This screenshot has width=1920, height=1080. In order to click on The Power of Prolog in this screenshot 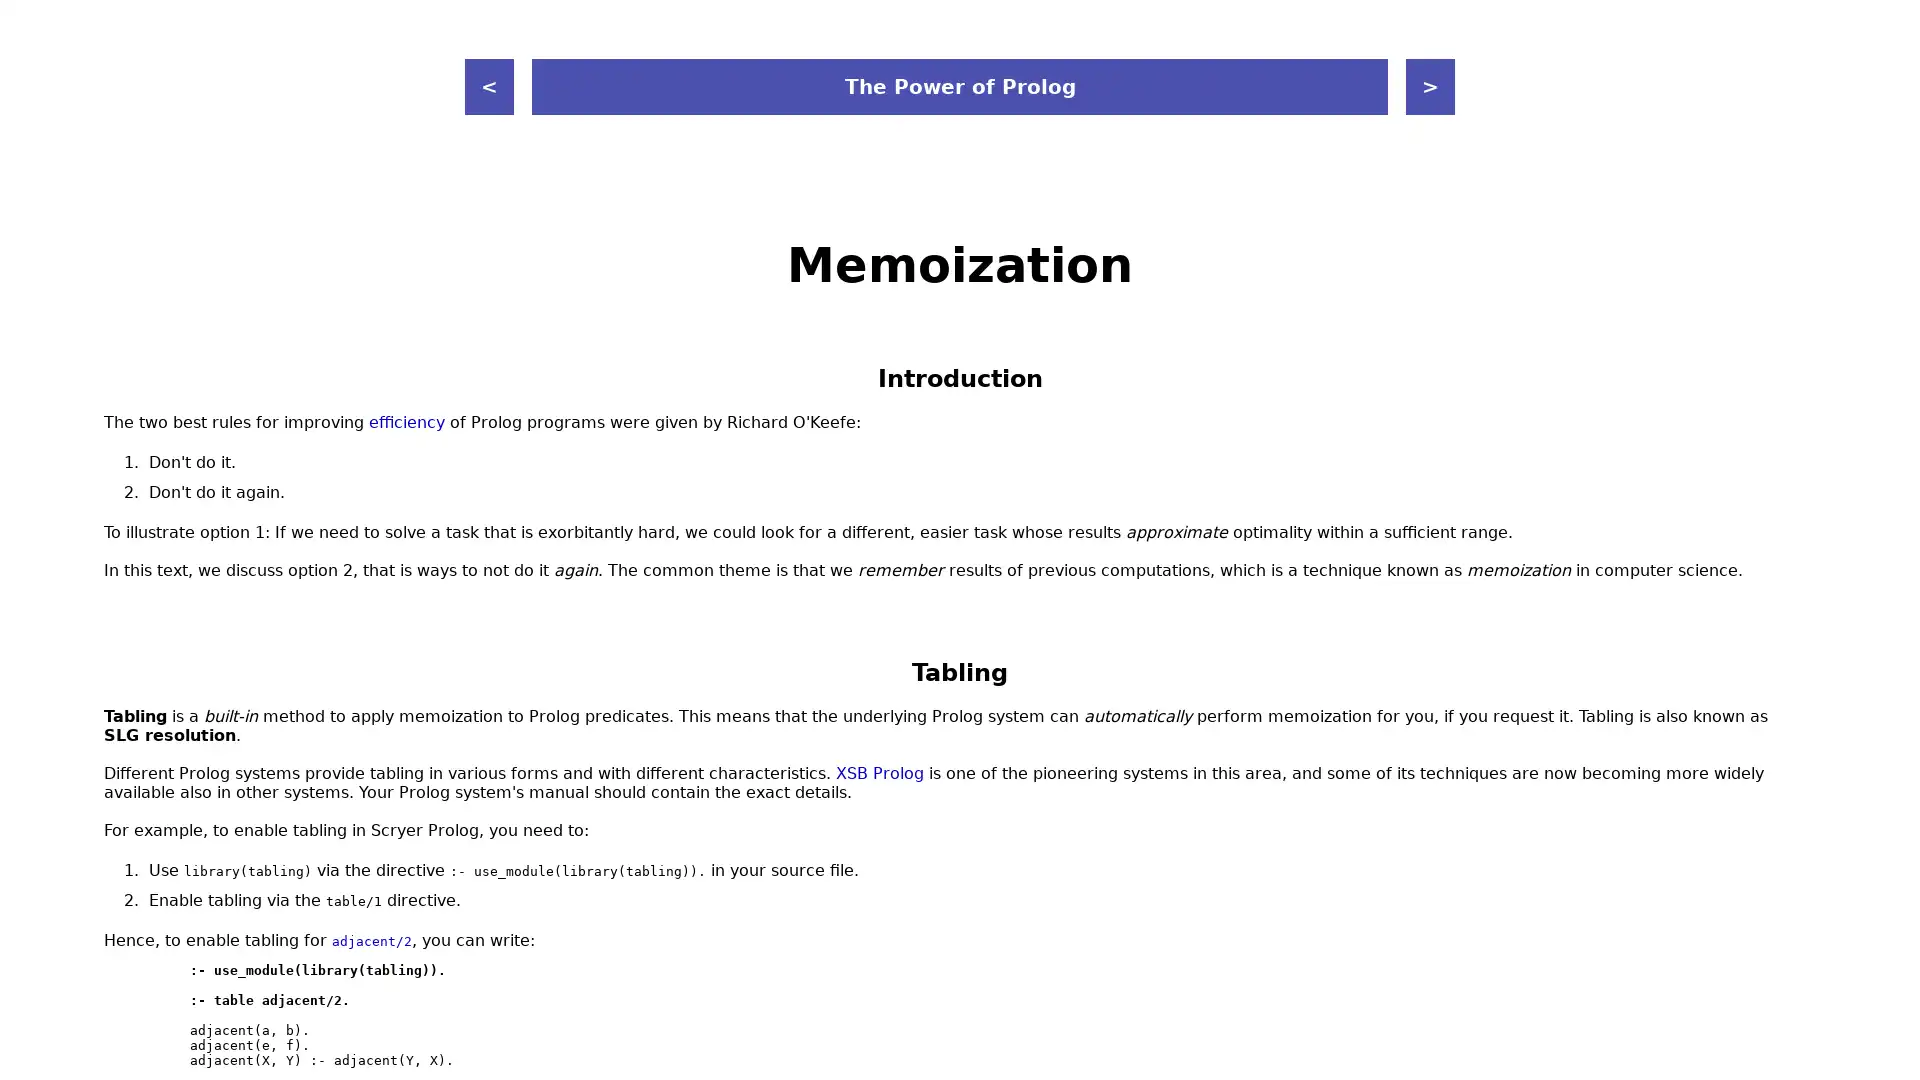, I will do `click(960, 86)`.